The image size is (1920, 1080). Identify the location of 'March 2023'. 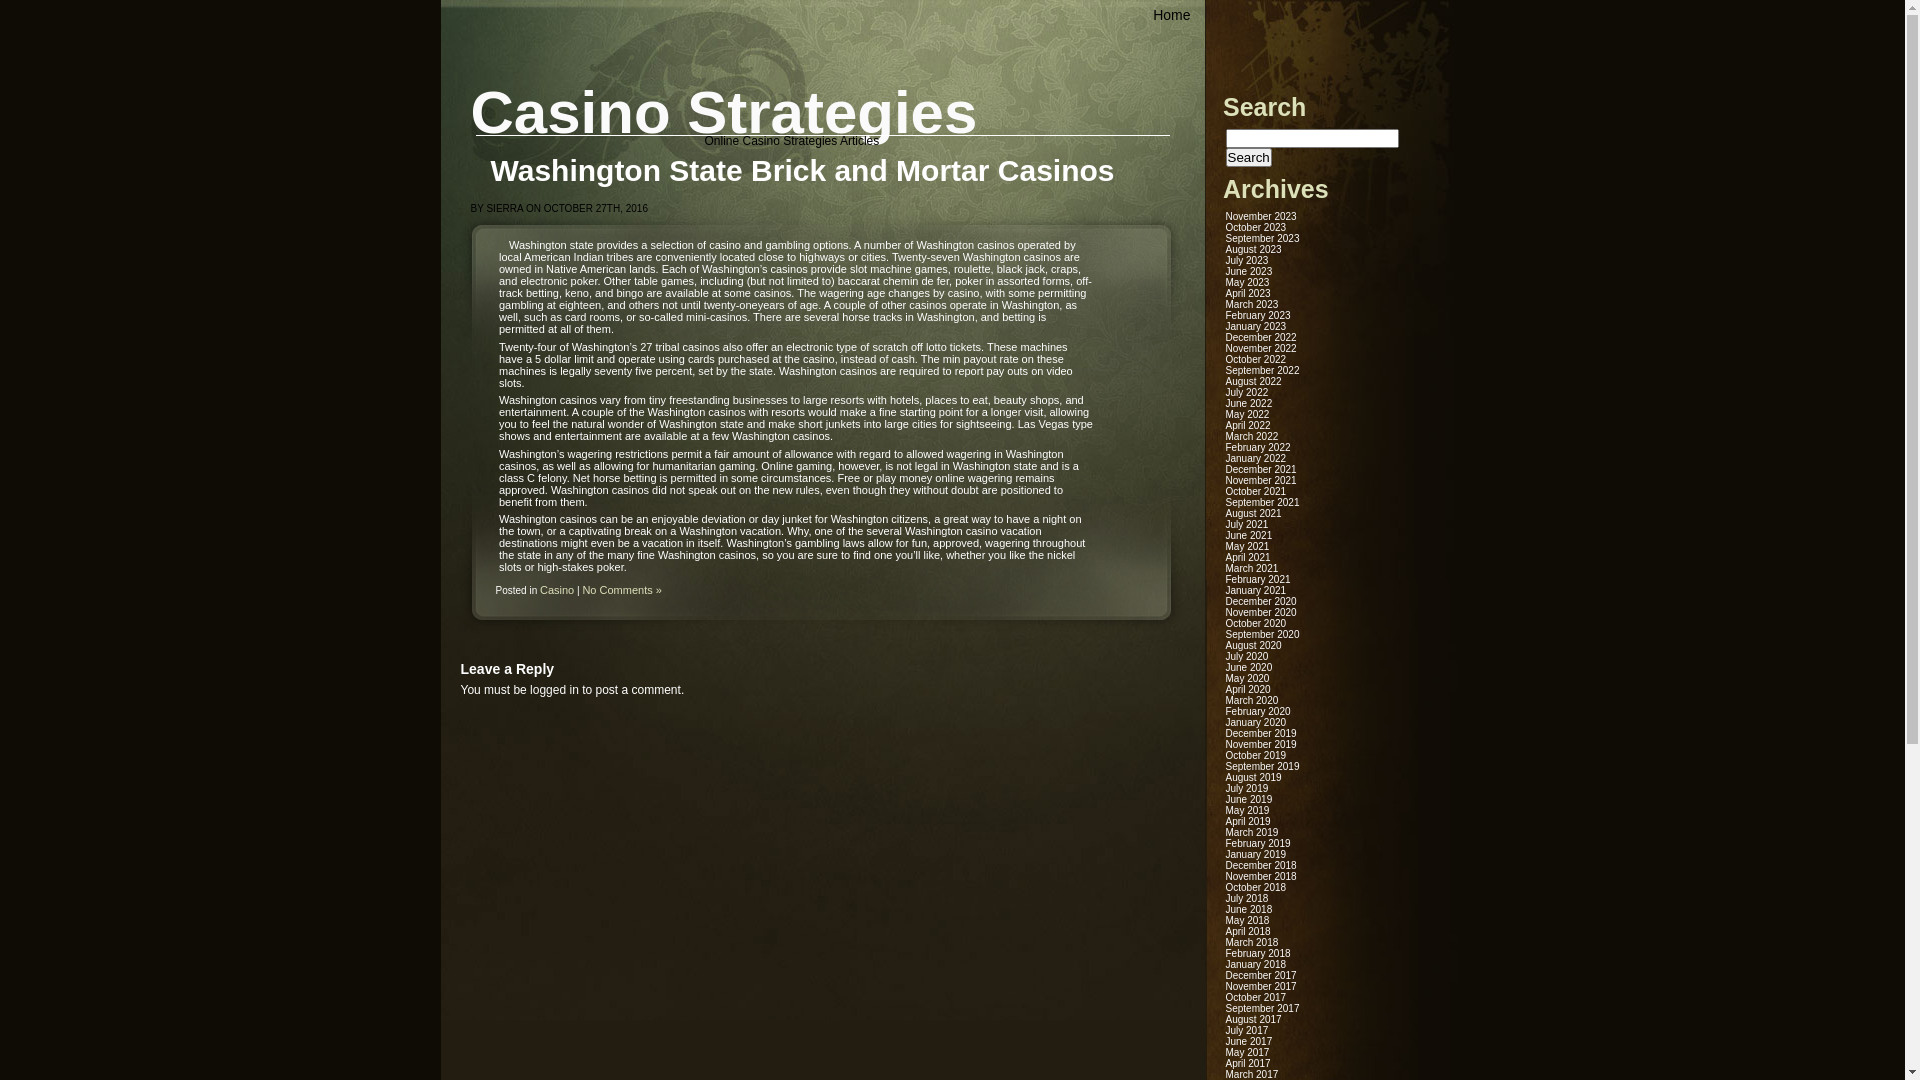
(1251, 304).